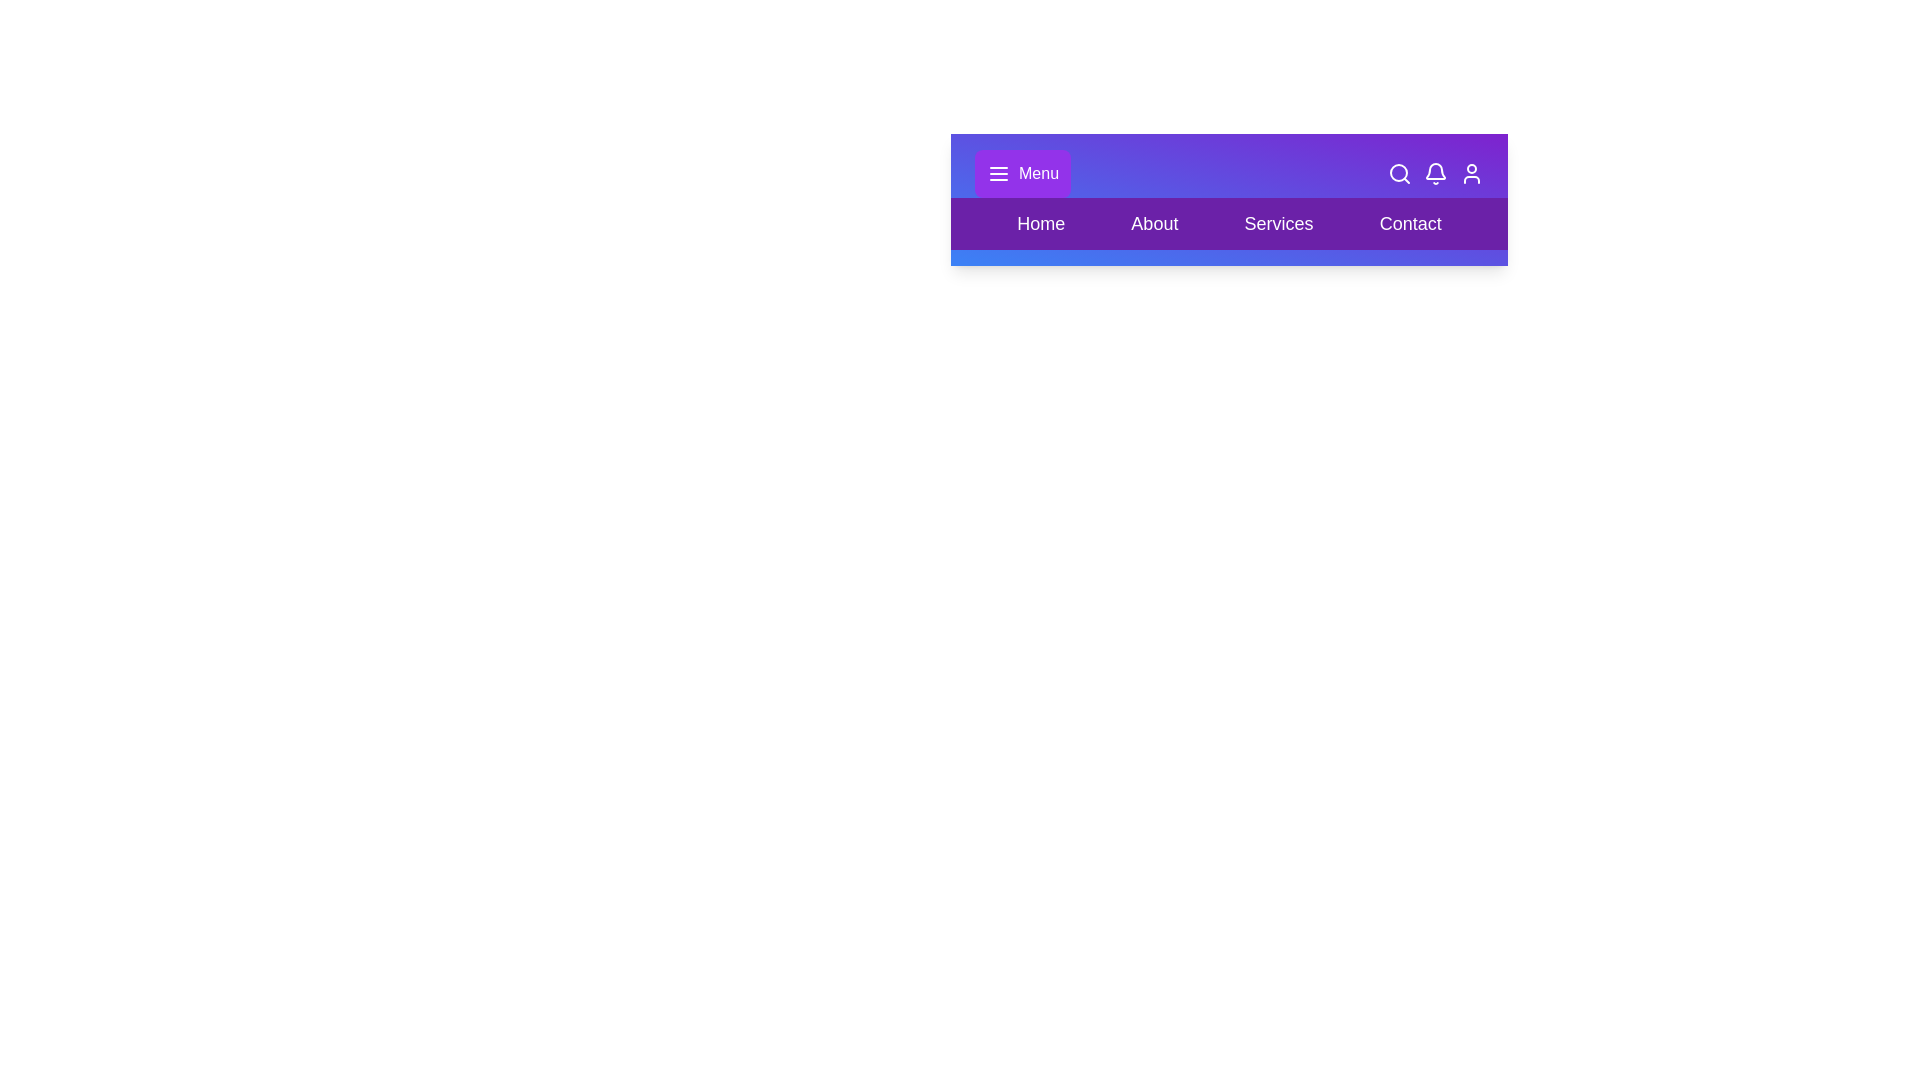 This screenshot has height=1080, width=1920. I want to click on the element Search to highlight it, so click(1399, 172).